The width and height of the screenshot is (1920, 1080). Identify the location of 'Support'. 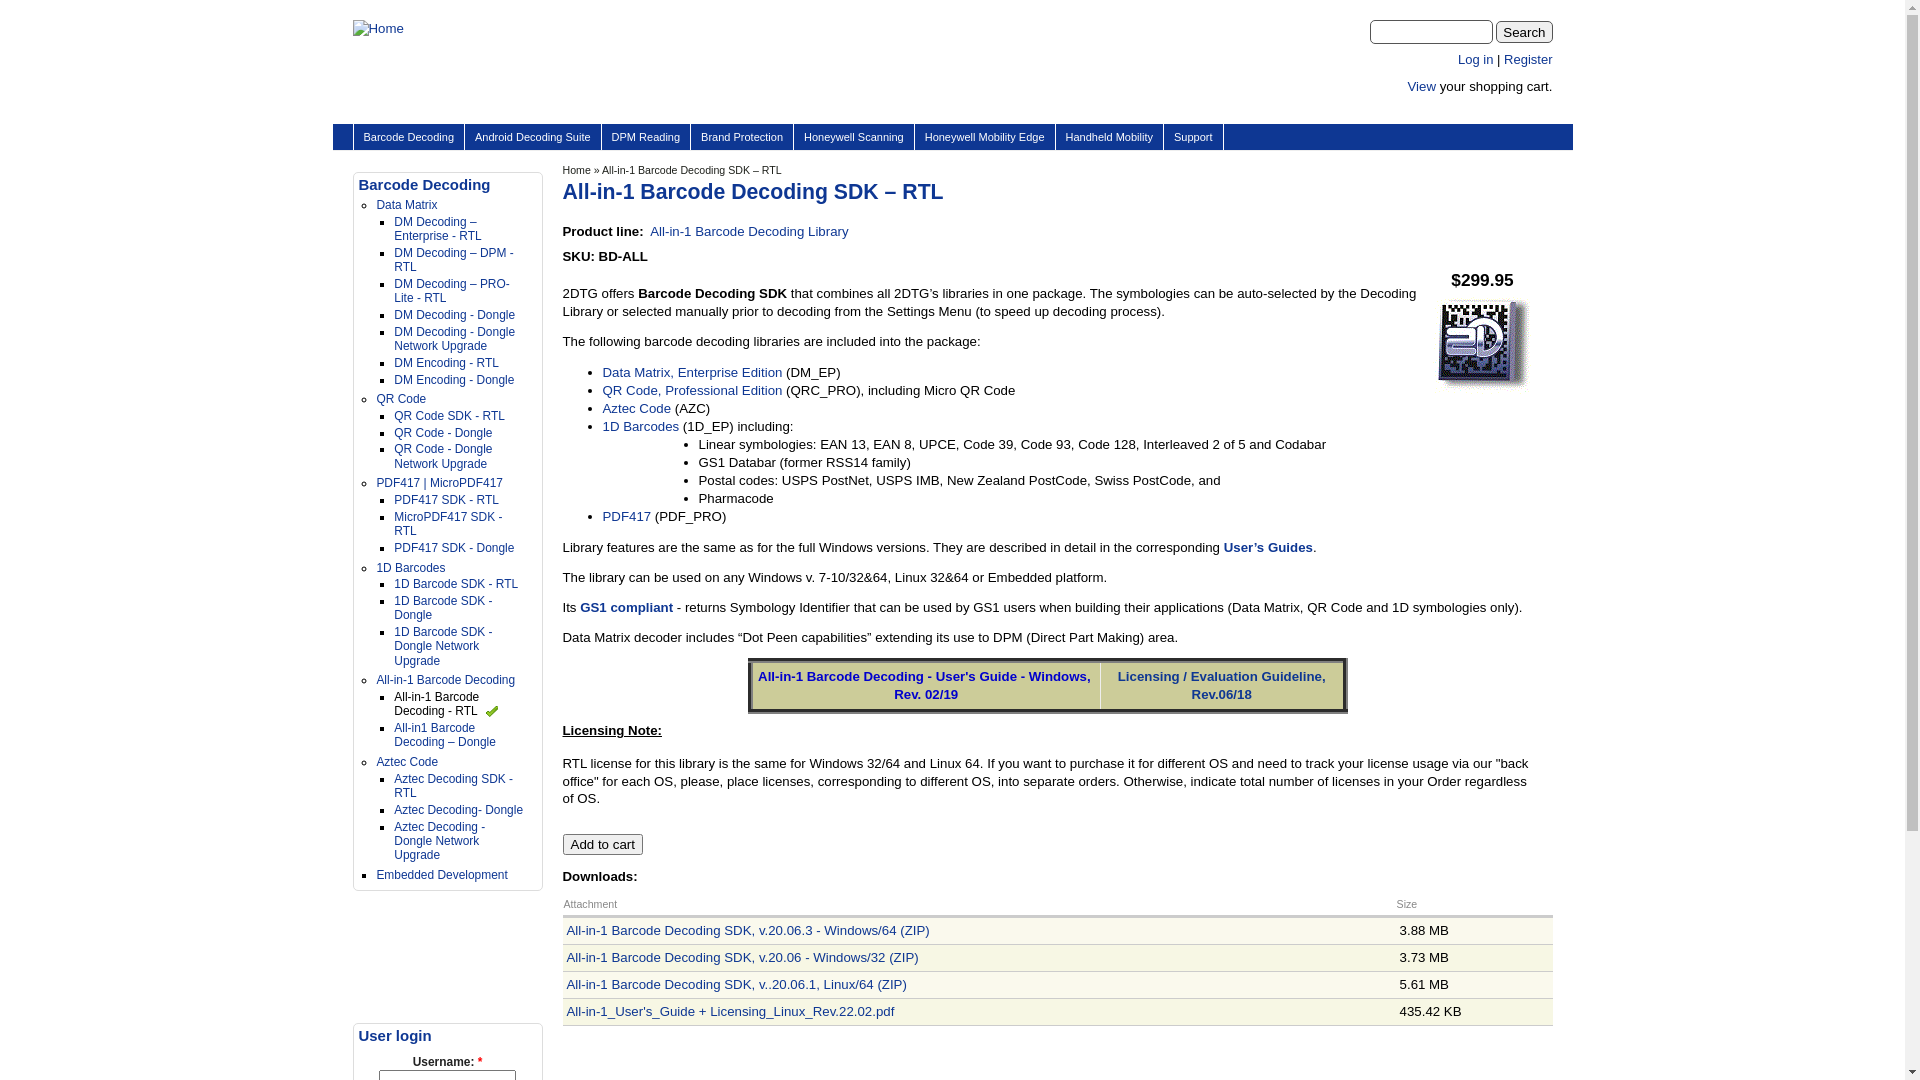
(1163, 136).